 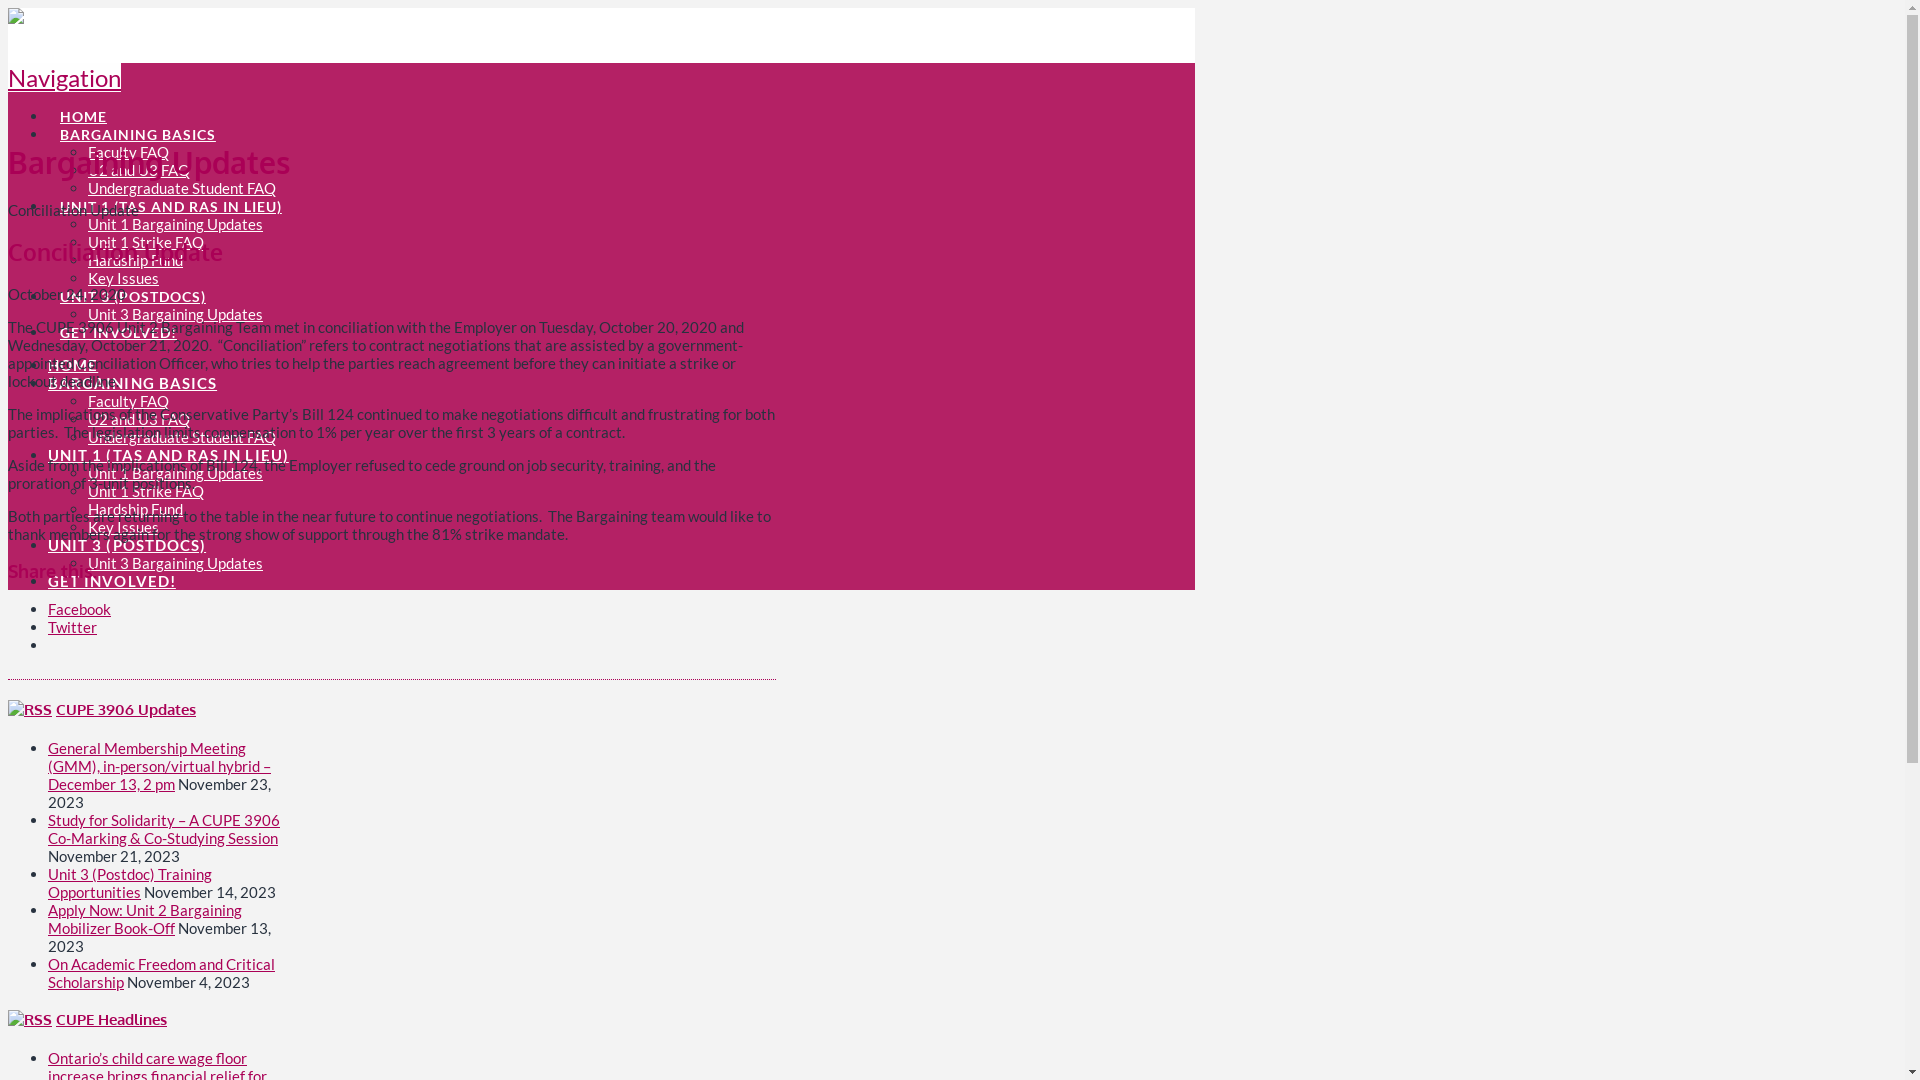 I want to click on 'UNIT 1 (TAS AND RAS IN LIEU)', so click(x=170, y=195).